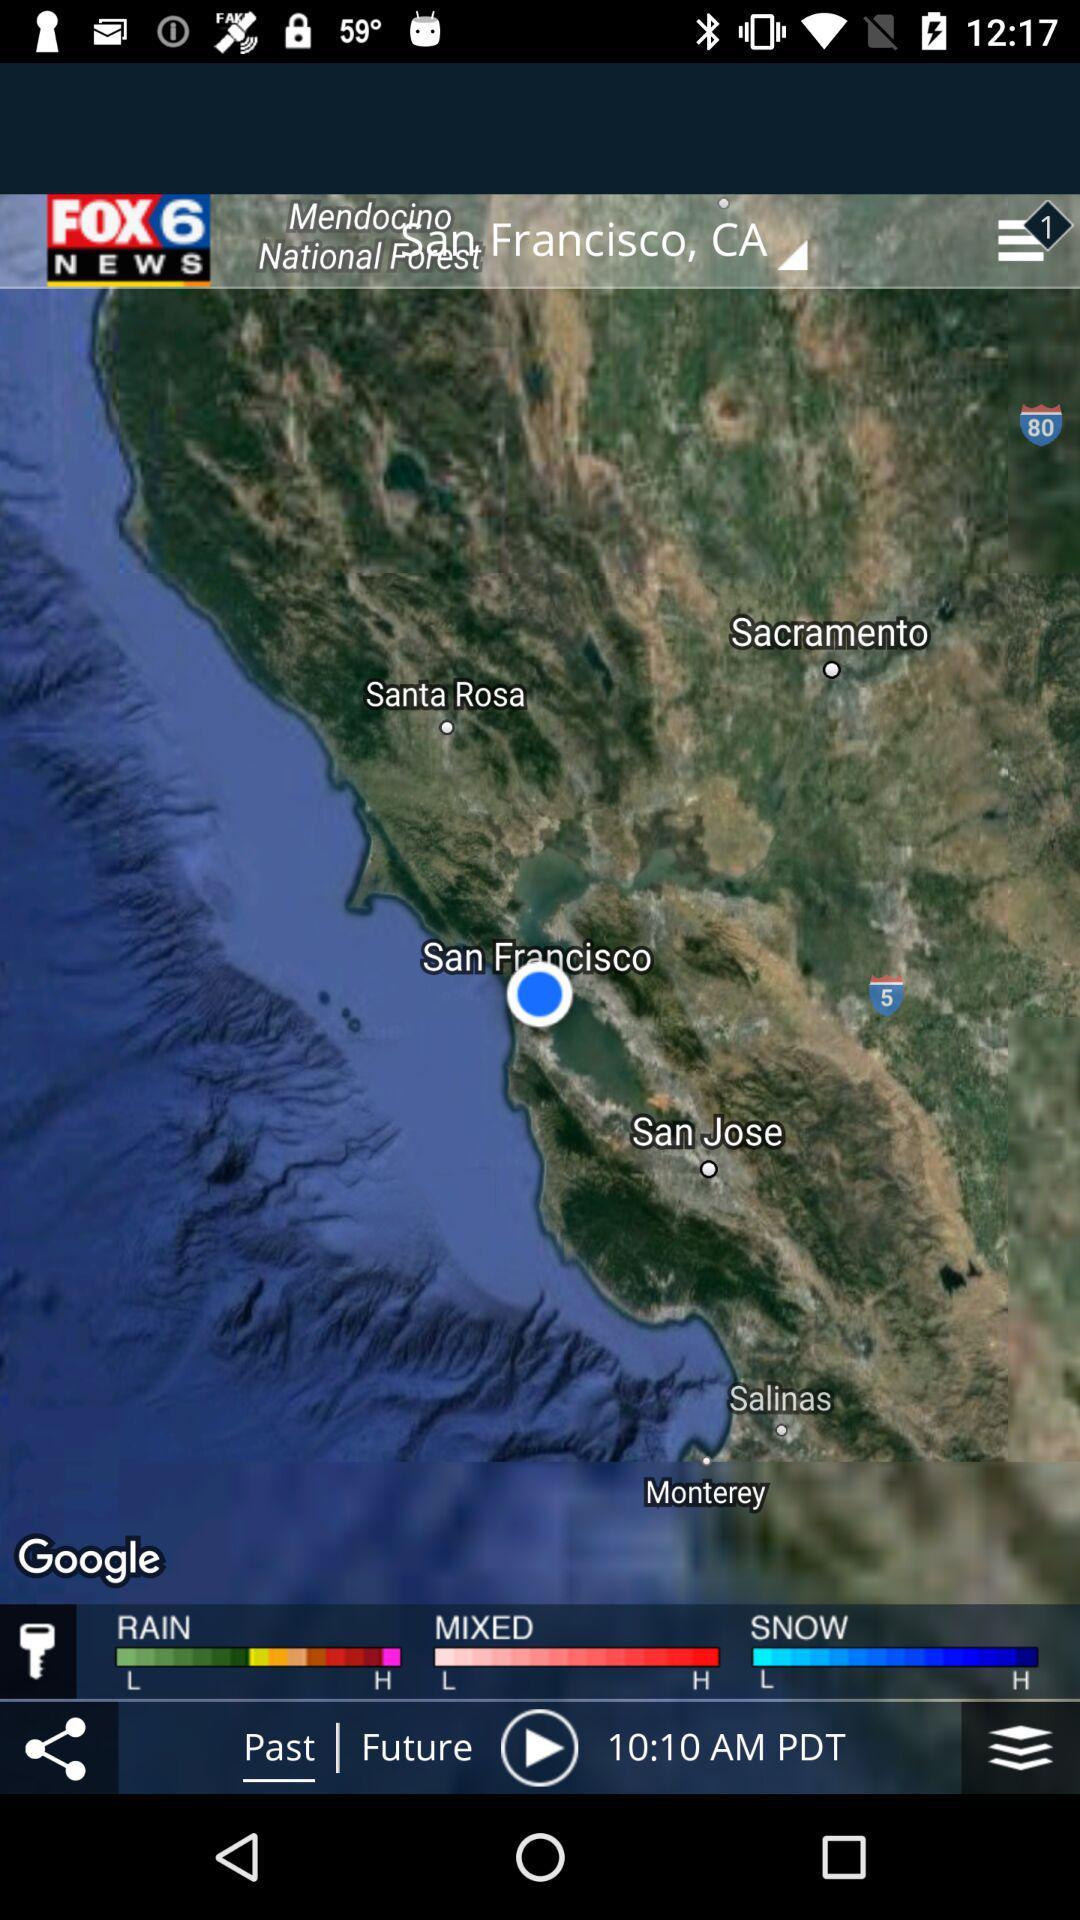  What do you see at coordinates (58, 1746) in the screenshot?
I see `the share icon` at bounding box center [58, 1746].